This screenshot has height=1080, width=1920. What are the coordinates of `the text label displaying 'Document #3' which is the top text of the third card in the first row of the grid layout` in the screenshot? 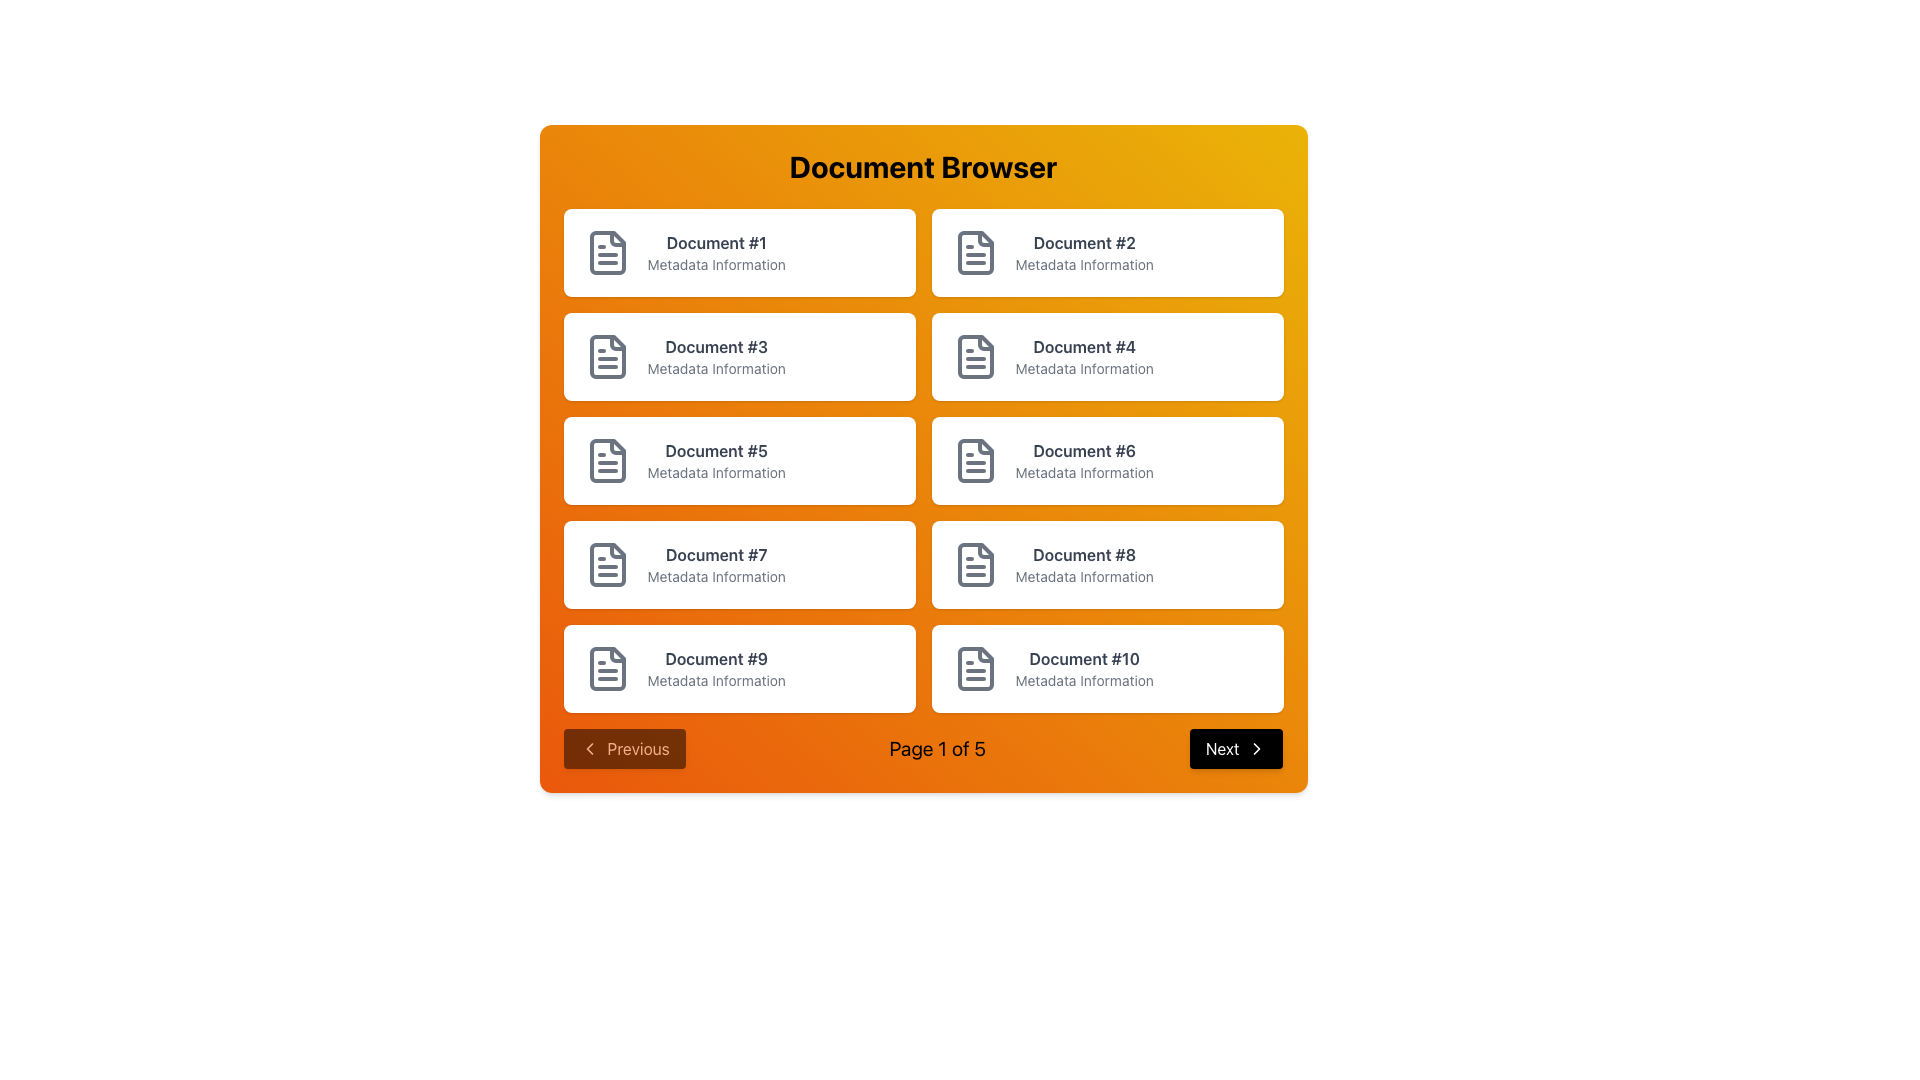 It's located at (716, 346).